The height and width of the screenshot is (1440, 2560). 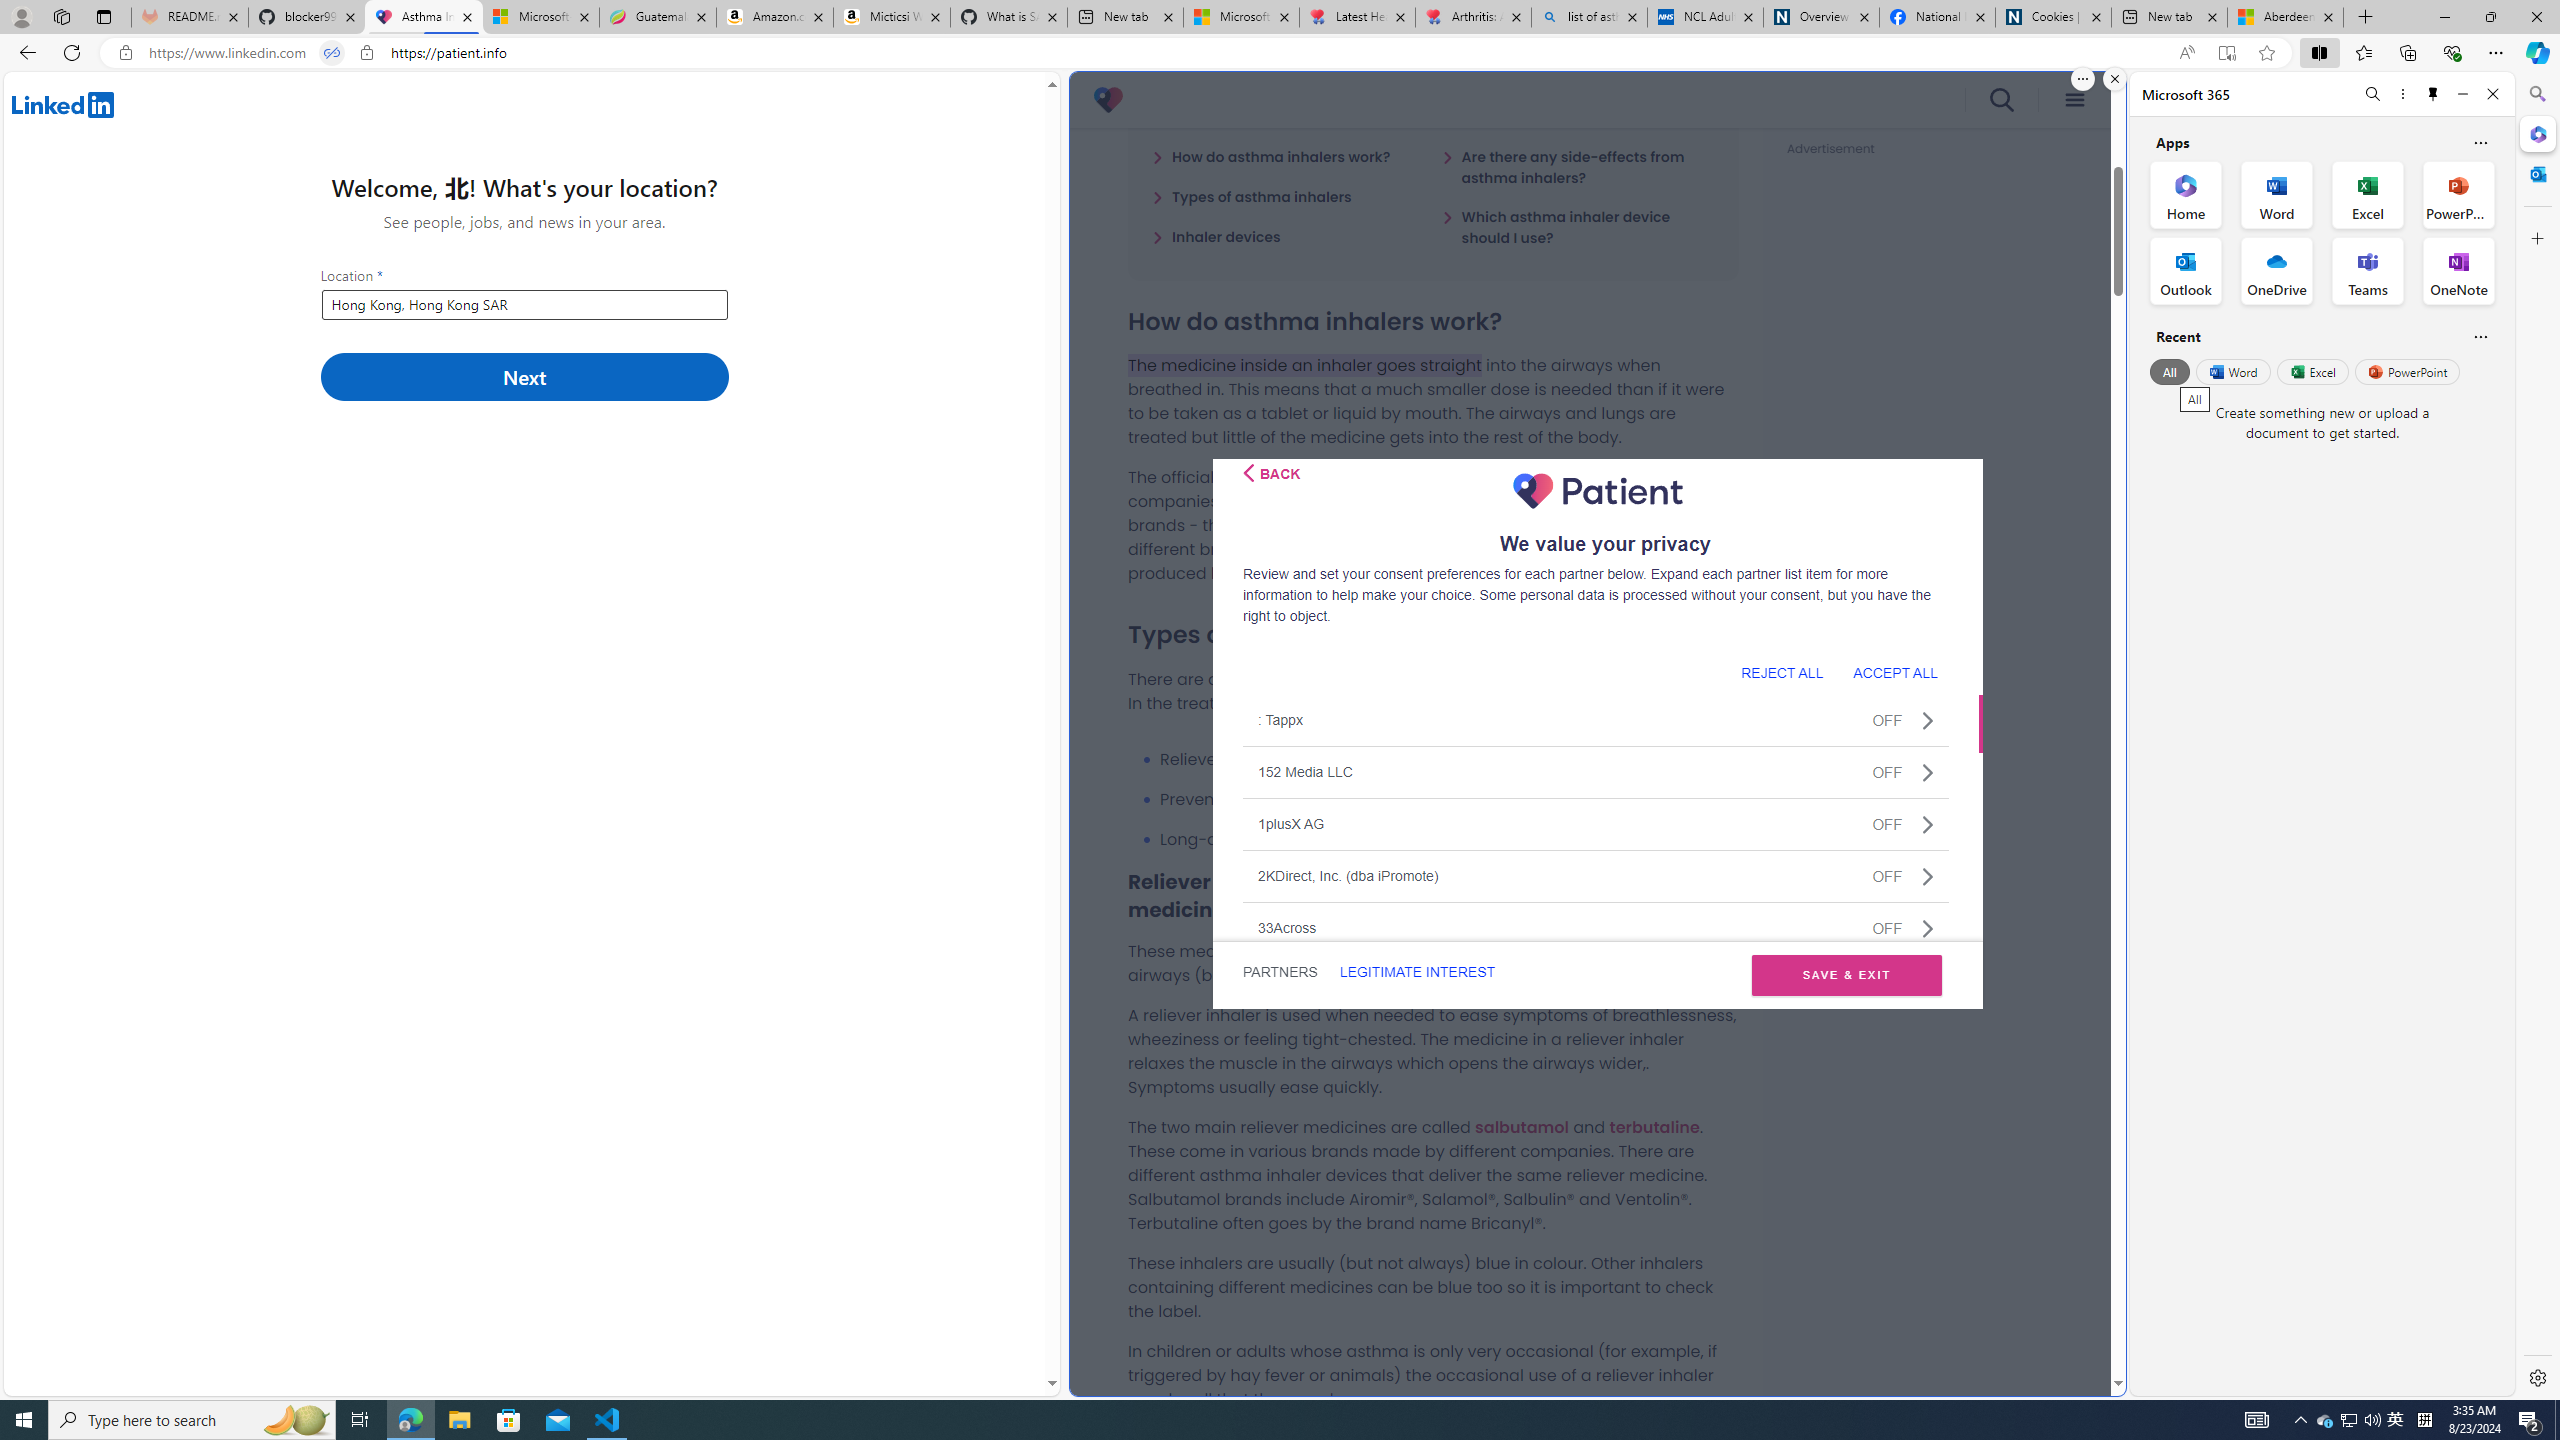 I want to click on 'How do asthma inhalers work?', so click(x=1271, y=156).